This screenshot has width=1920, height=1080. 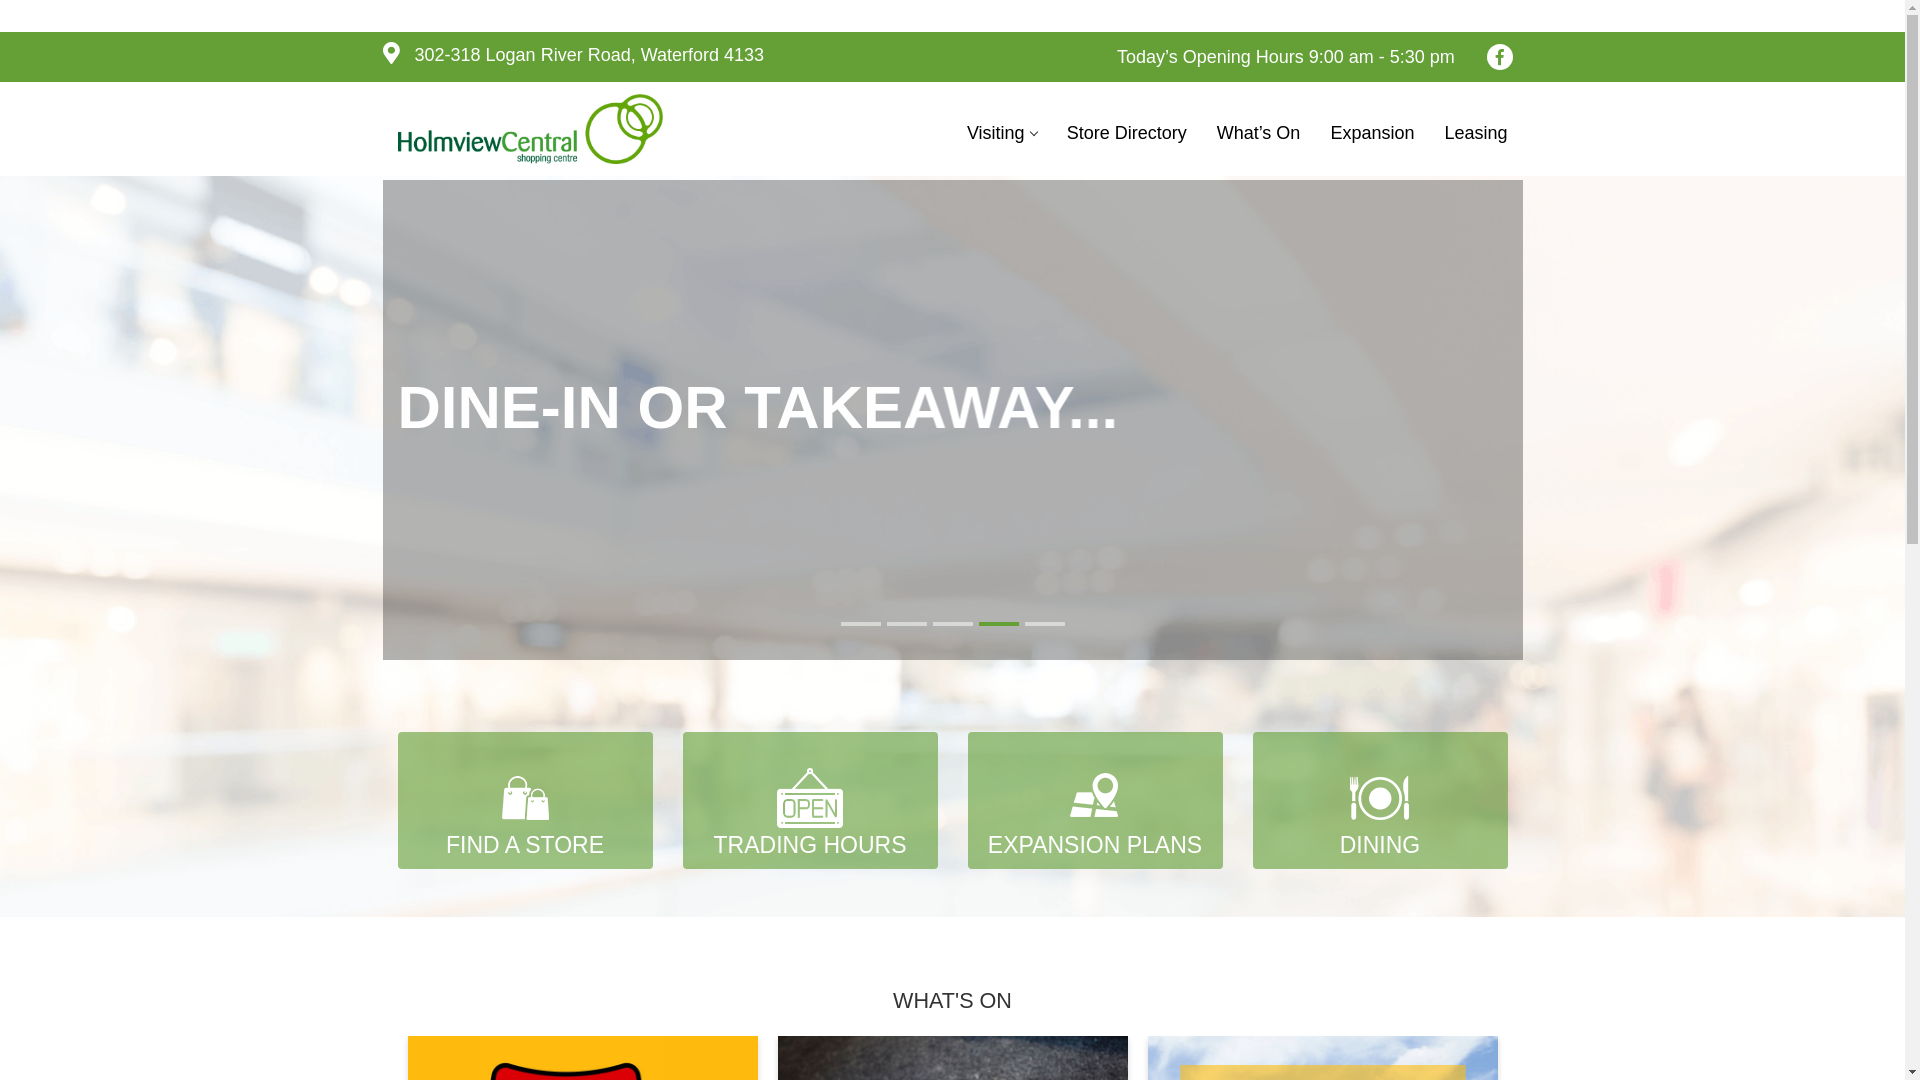 I want to click on 'TRADING HOURS', so click(x=809, y=799).